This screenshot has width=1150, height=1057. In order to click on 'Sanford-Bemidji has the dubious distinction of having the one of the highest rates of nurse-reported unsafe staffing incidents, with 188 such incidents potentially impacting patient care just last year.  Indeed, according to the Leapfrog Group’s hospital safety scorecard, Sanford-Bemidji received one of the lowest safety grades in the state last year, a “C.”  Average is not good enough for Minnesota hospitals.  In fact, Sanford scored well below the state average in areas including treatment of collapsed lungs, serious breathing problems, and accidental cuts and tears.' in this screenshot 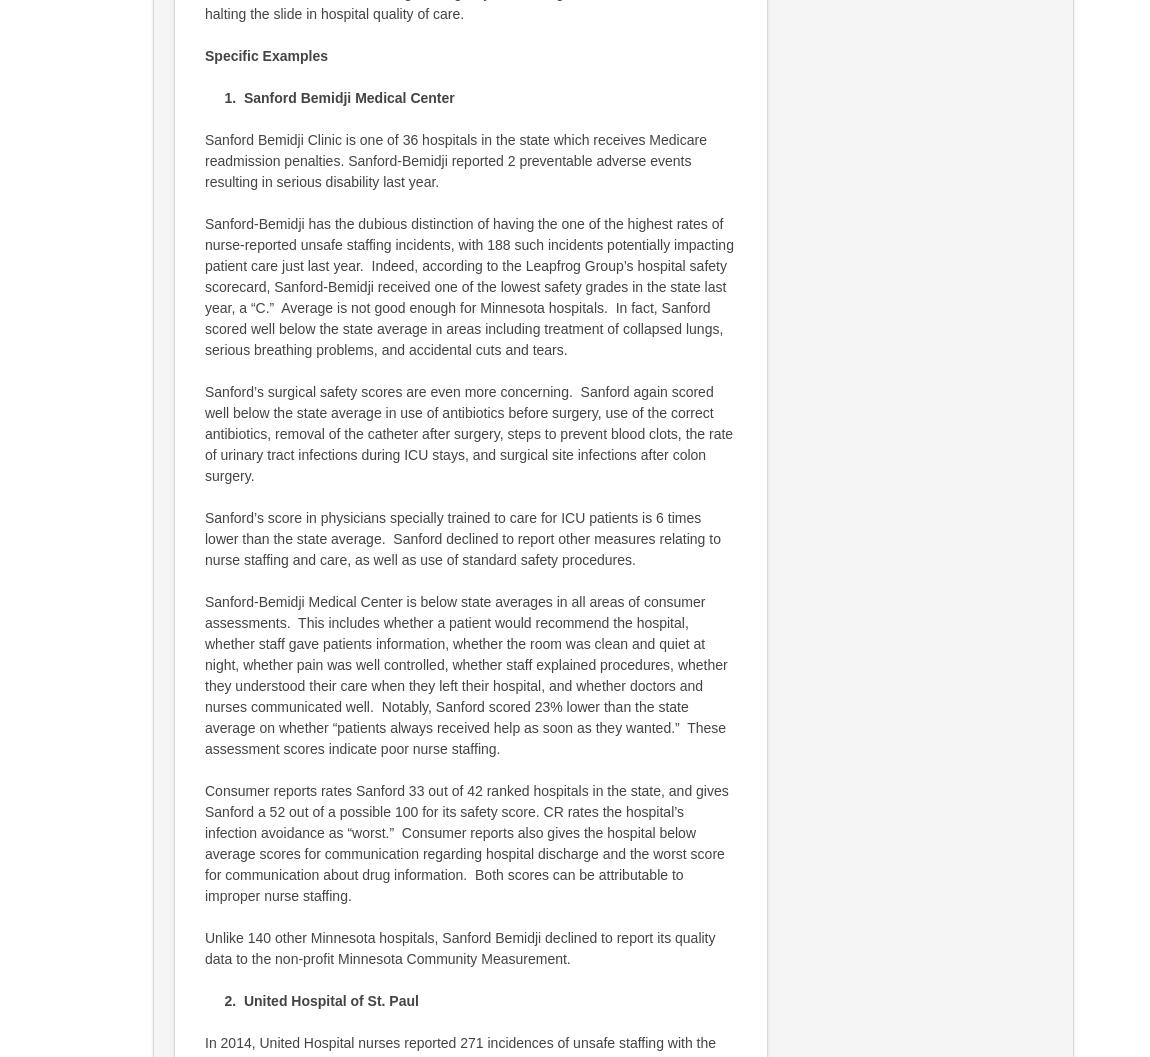, I will do `click(468, 285)`.